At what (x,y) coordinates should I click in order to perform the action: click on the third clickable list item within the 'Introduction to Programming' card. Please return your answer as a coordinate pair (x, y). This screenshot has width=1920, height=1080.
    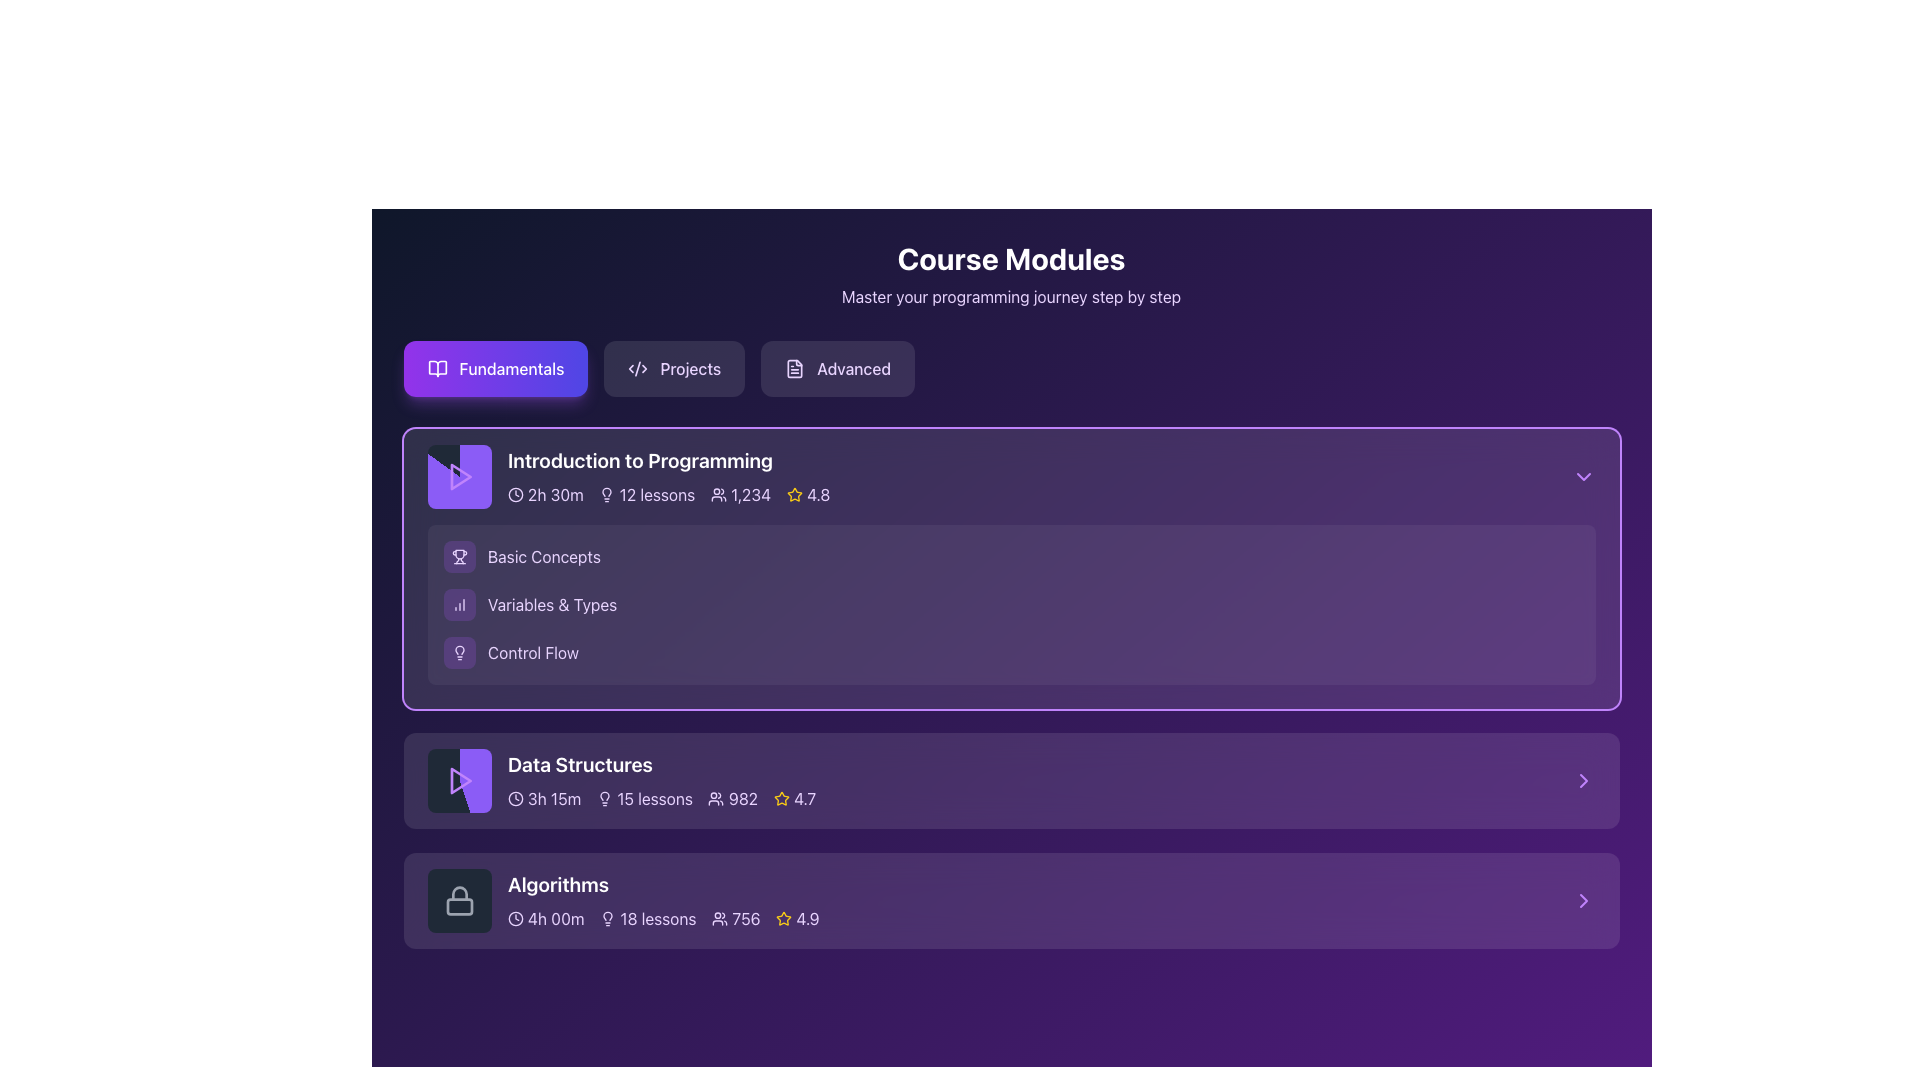
    Looking at the image, I should click on (1011, 652).